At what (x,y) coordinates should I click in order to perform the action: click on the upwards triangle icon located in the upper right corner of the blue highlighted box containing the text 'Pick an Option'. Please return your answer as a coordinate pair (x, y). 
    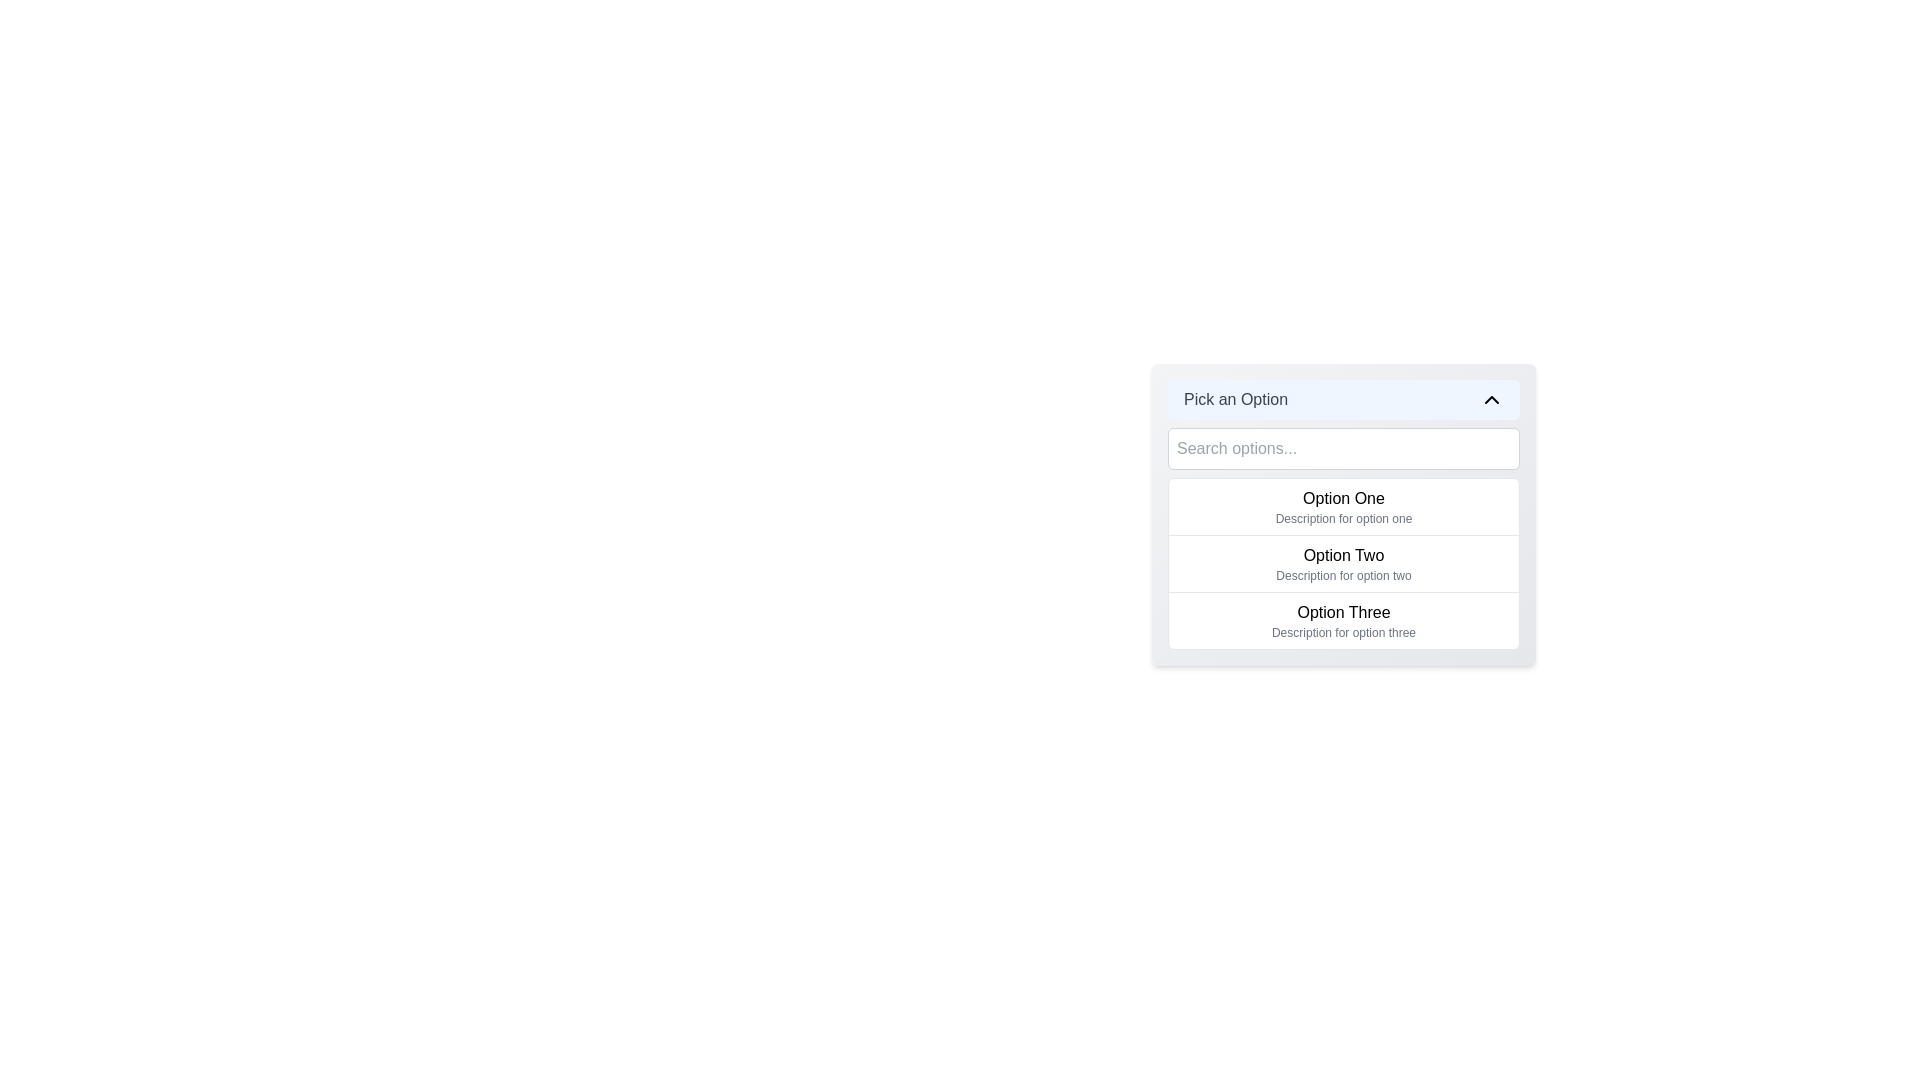
    Looking at the image, I should click on (1492, 400).